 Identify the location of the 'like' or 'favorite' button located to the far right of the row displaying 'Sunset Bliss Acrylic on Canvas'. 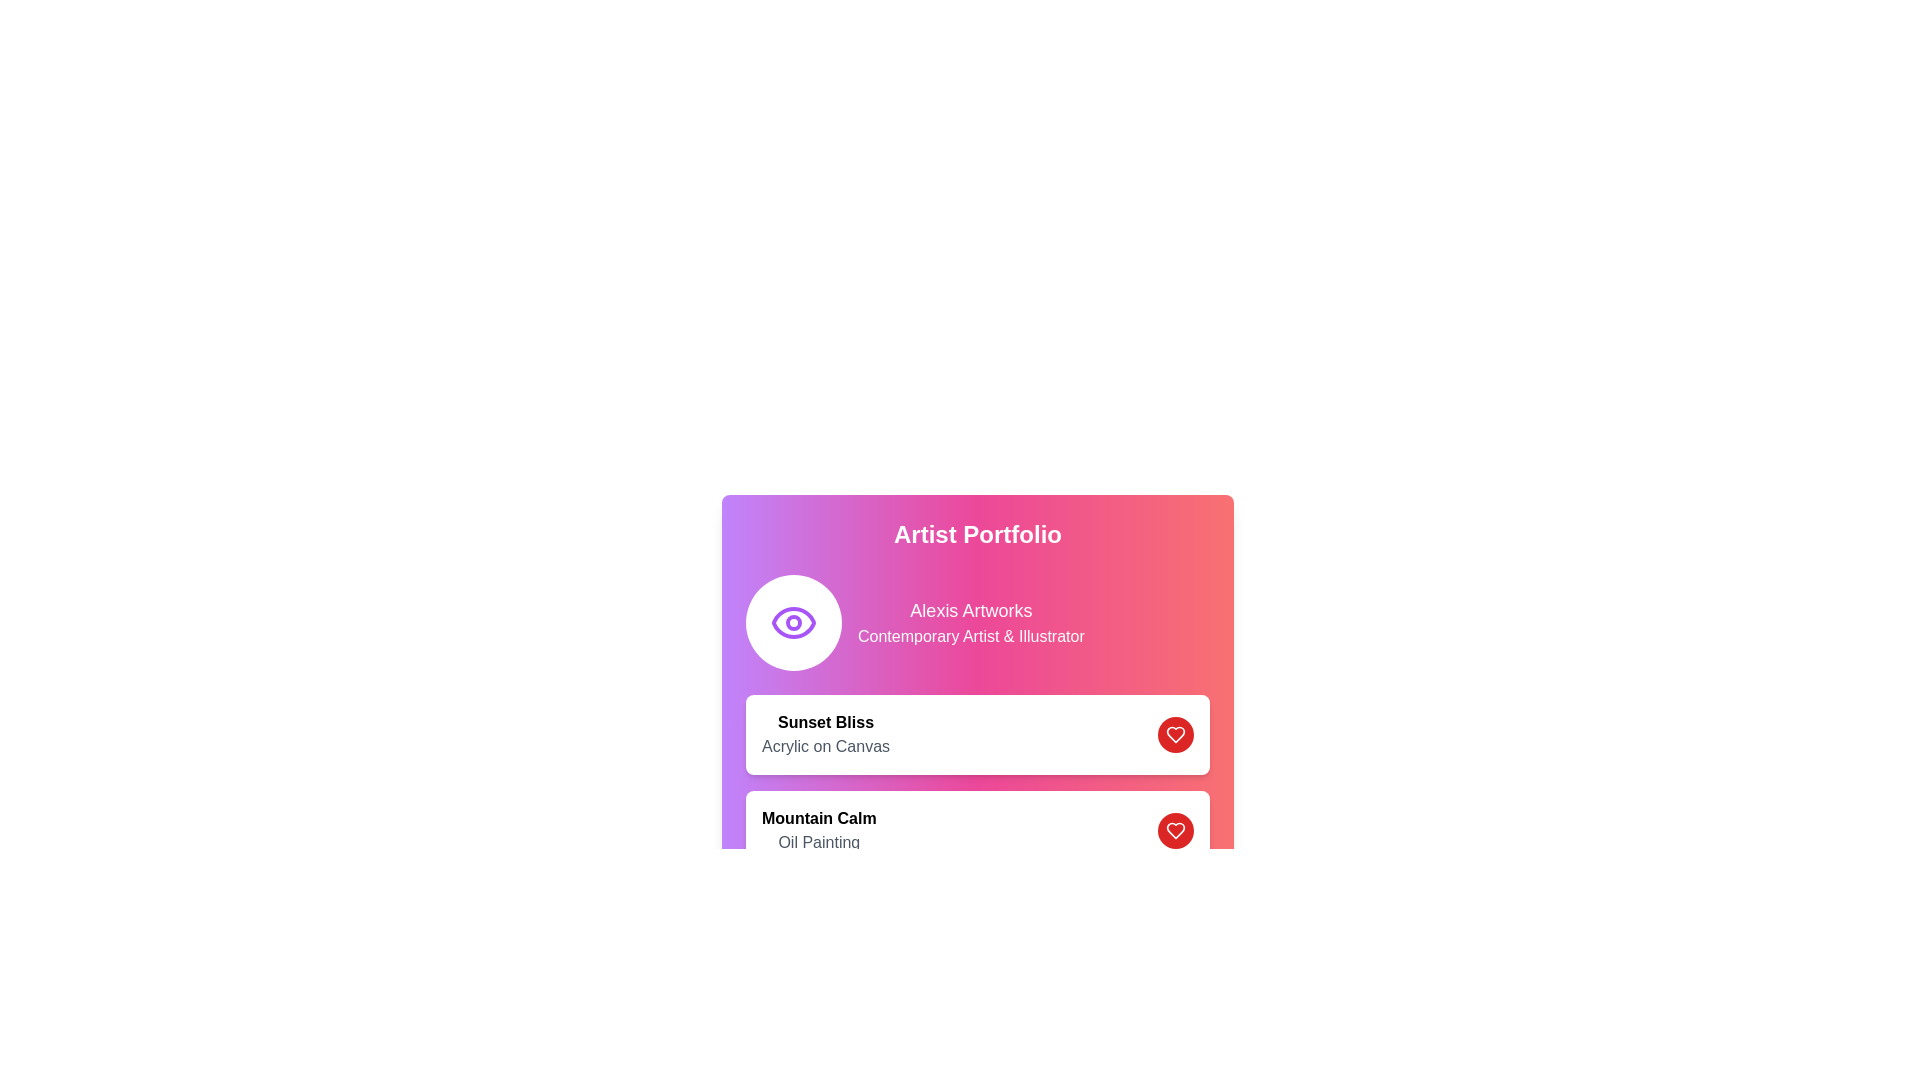
(1176, 735).